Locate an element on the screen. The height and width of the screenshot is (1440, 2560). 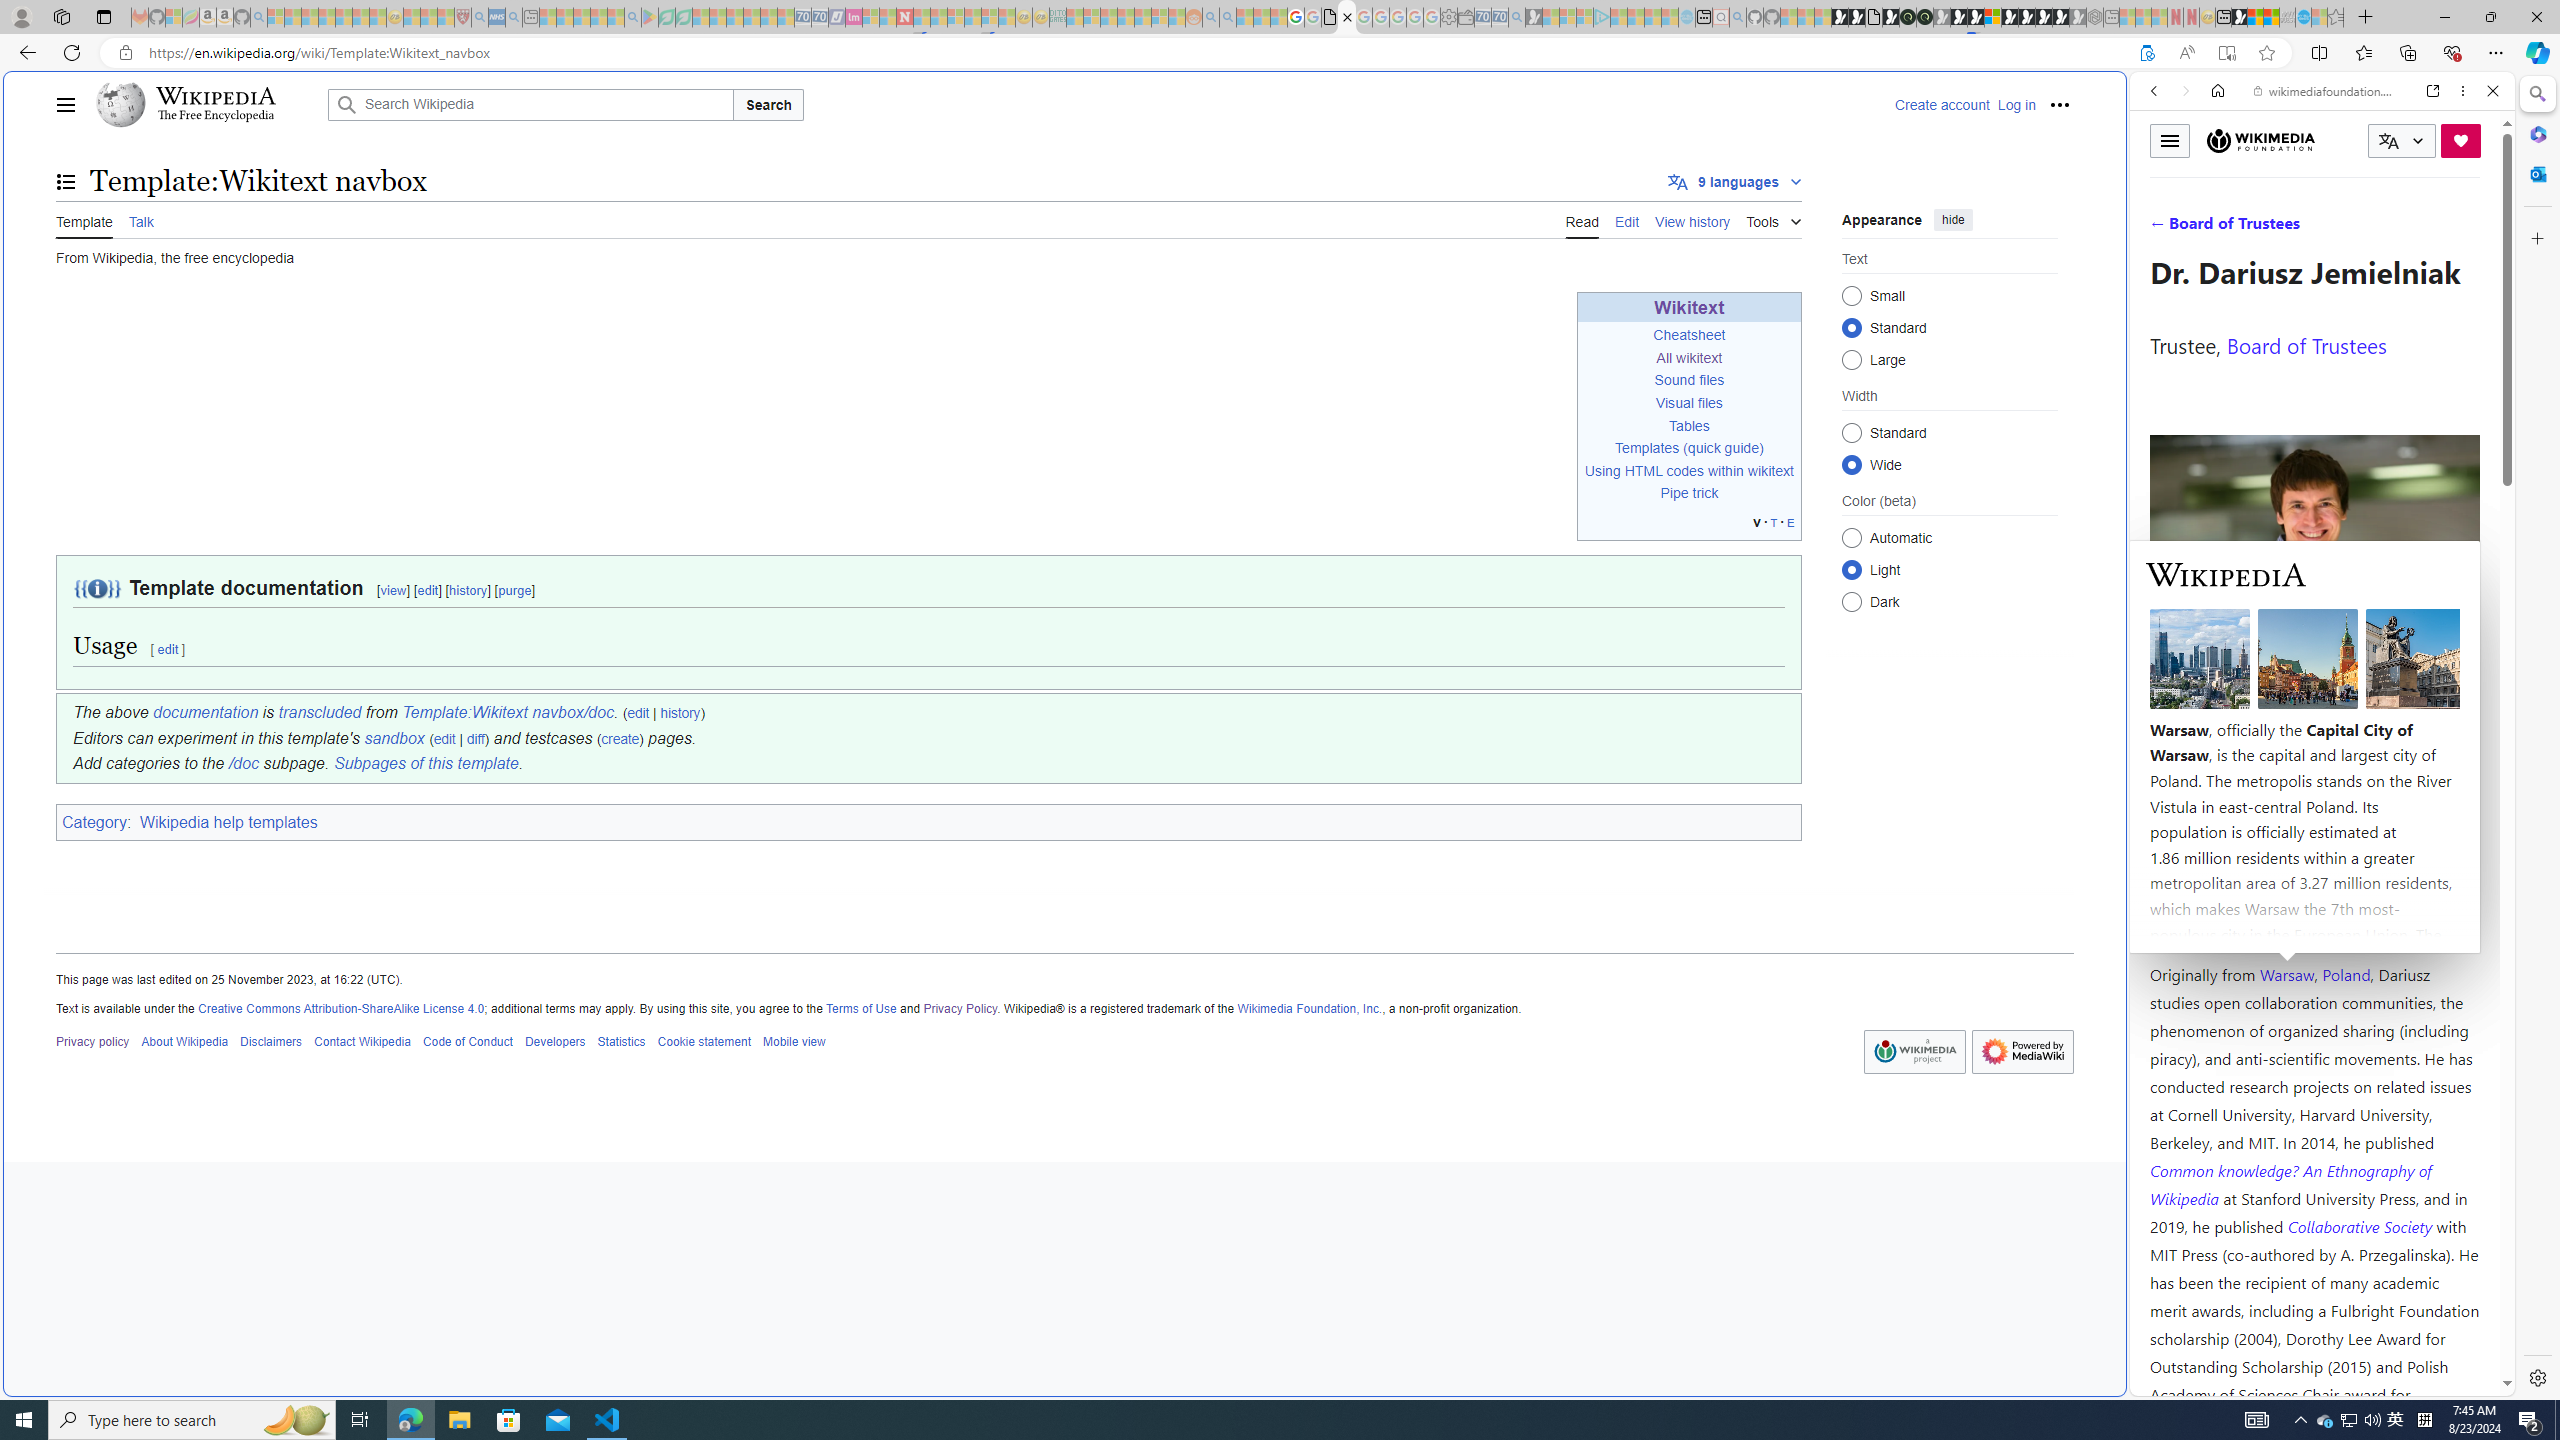
'Dark' is located at coordinates (1851, 601).